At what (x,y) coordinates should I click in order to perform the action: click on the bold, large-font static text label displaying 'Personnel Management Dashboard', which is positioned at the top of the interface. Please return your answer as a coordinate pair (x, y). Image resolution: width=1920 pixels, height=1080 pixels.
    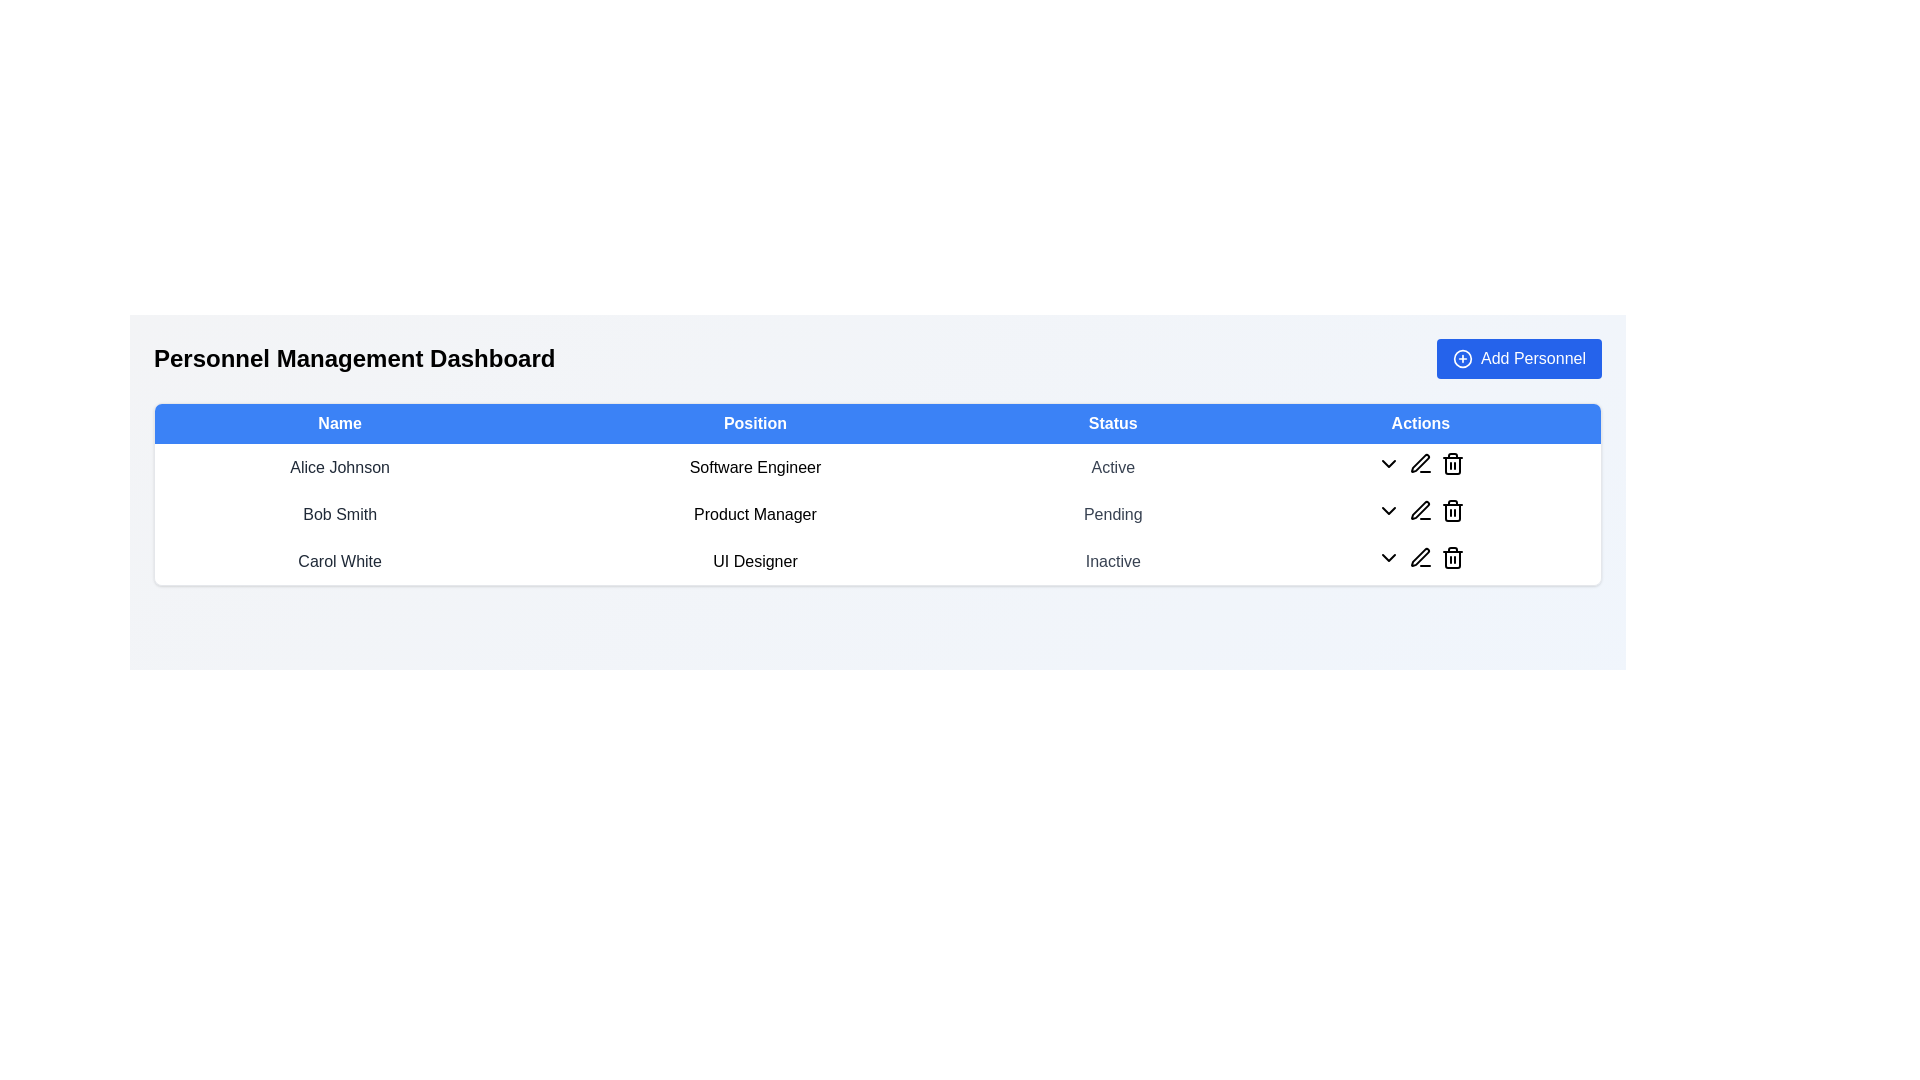
    Looking at the image, I should click on (354, 357).